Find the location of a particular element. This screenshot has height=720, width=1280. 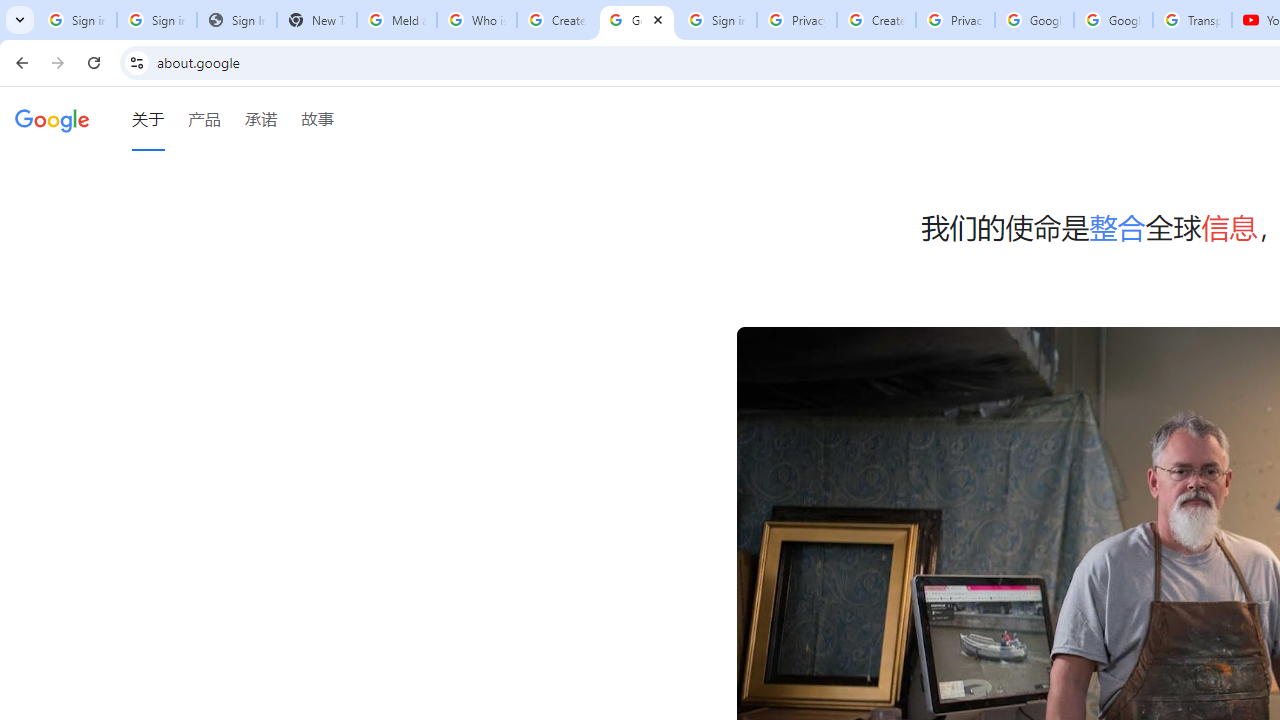

'Google Account' is located at coordinates (1112, 20).